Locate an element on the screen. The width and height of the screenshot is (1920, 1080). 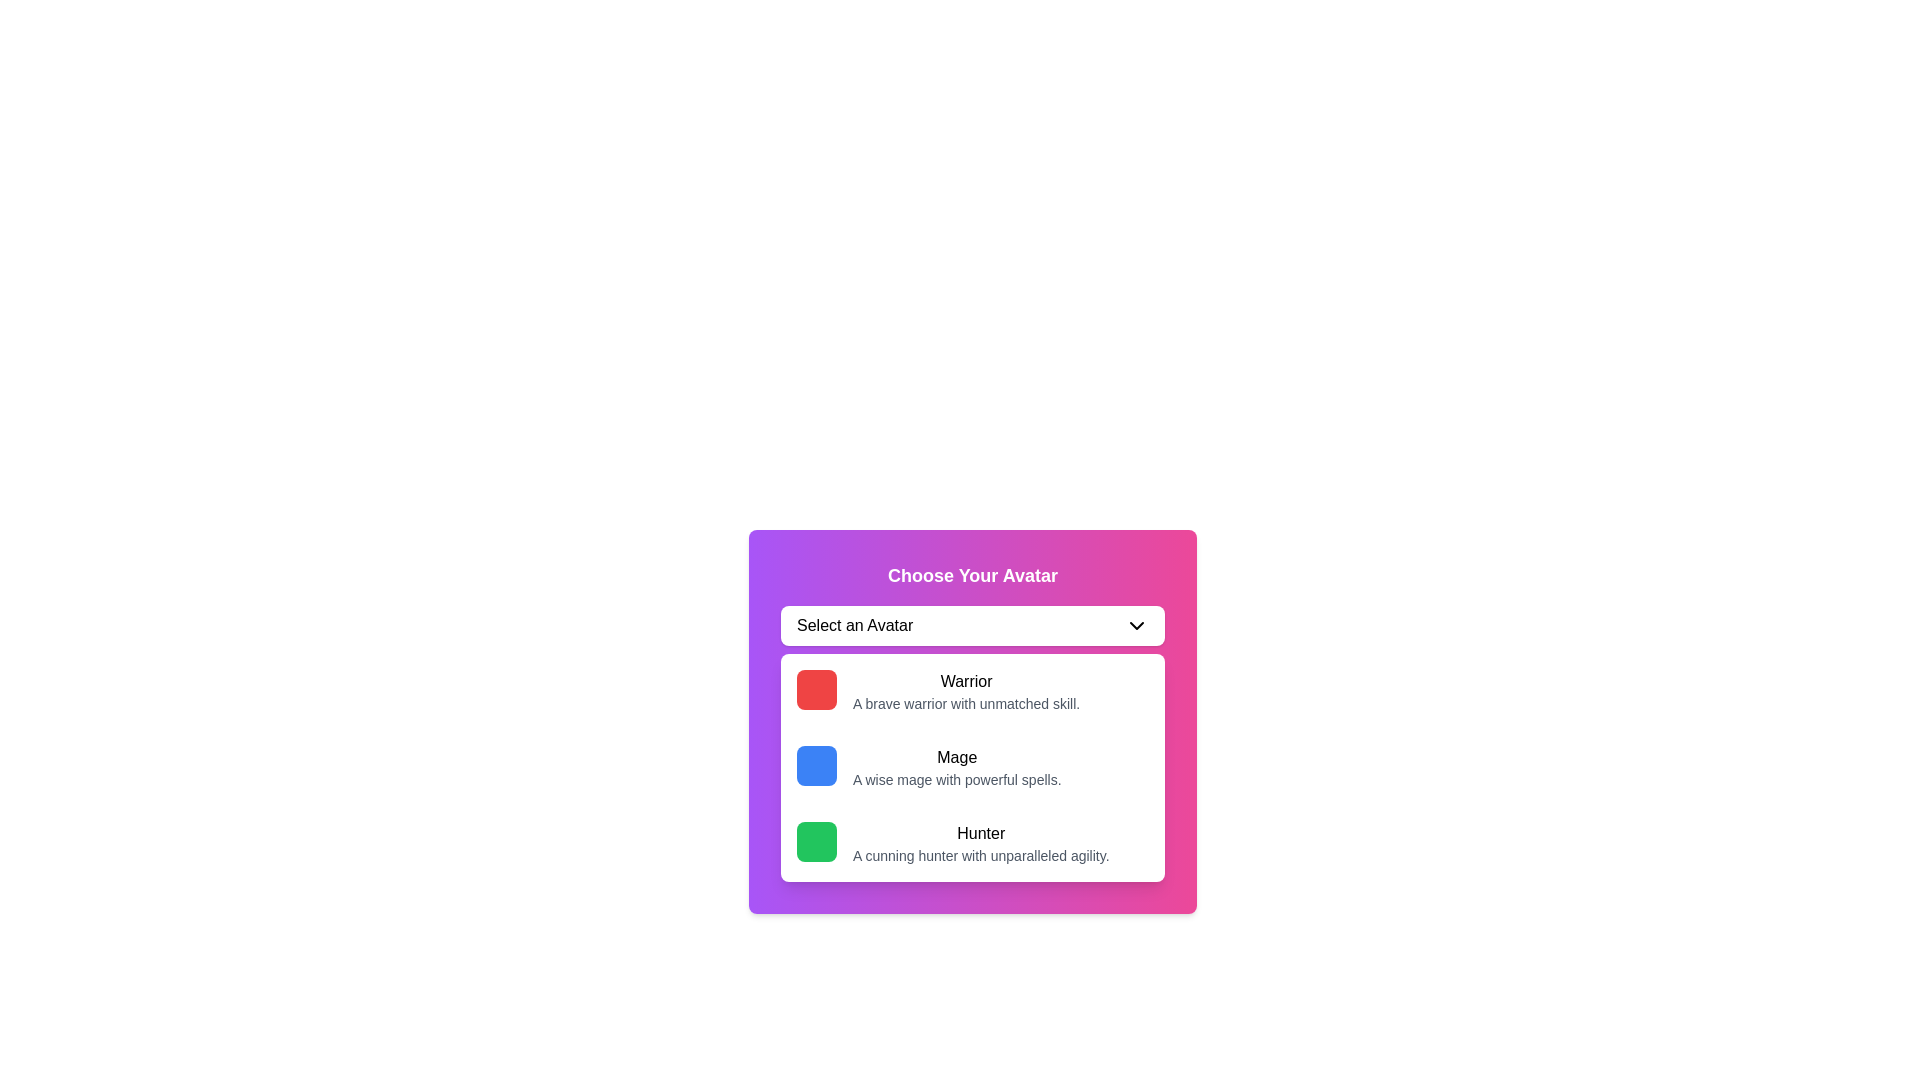
the static text component that says 'Select an Avatar', which is located at the top of a dropdown-like interface within a gradient-colored card is located at coordinates (855, 624).